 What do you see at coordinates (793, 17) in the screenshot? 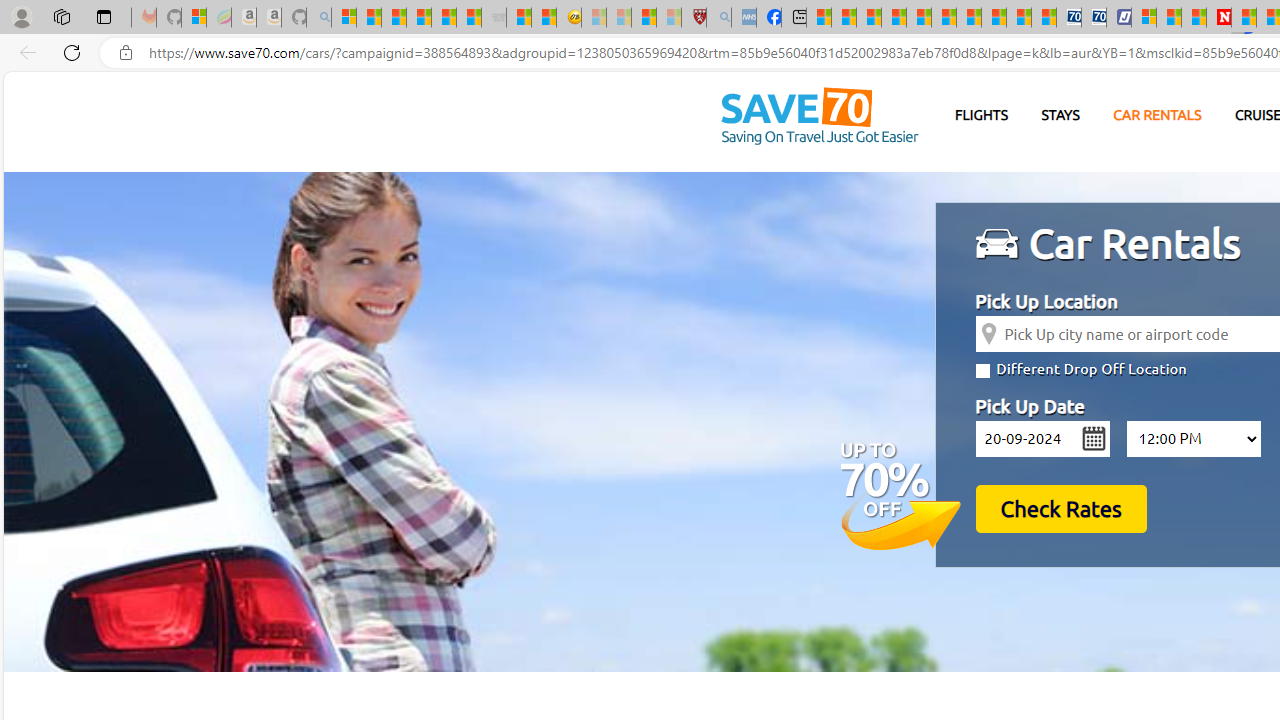
I see `'New tab'` at bounding box center [793, 17].